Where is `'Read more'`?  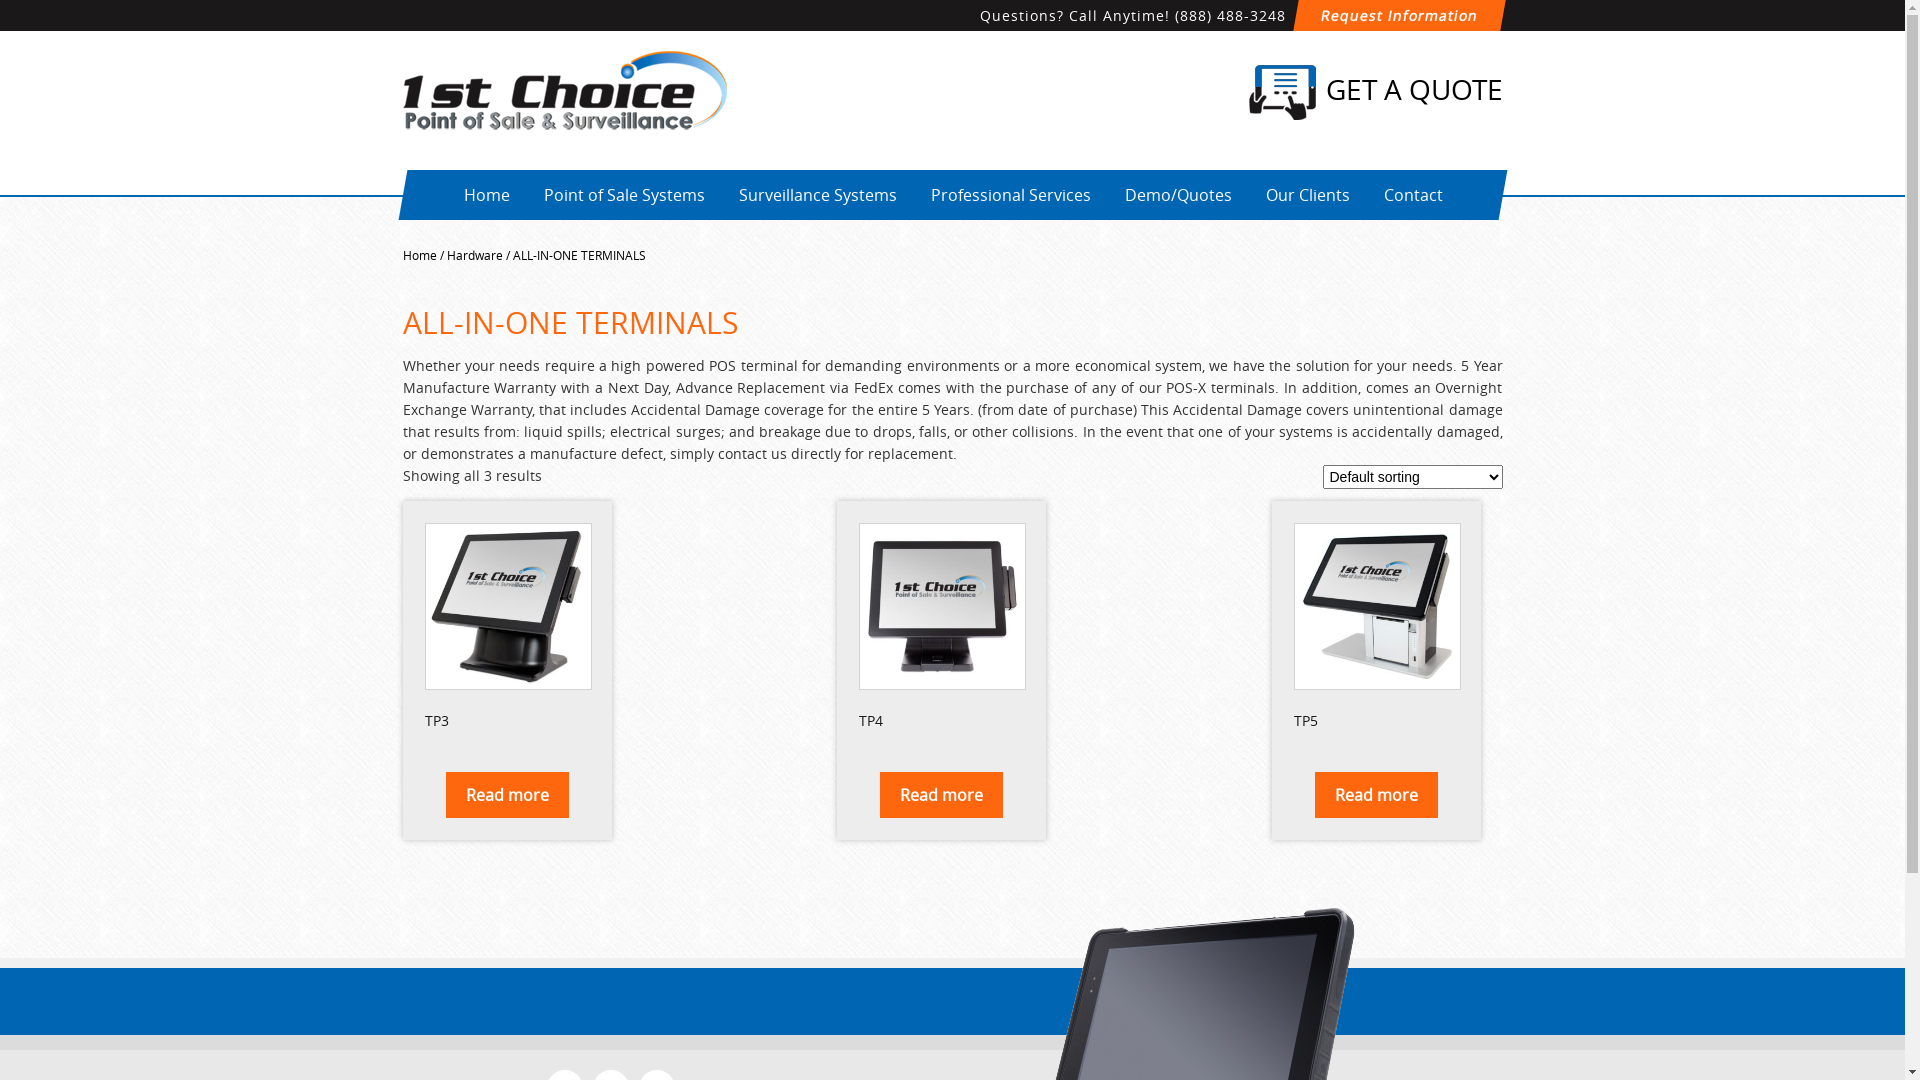
'Read more' is located at coordinates (940, 793).